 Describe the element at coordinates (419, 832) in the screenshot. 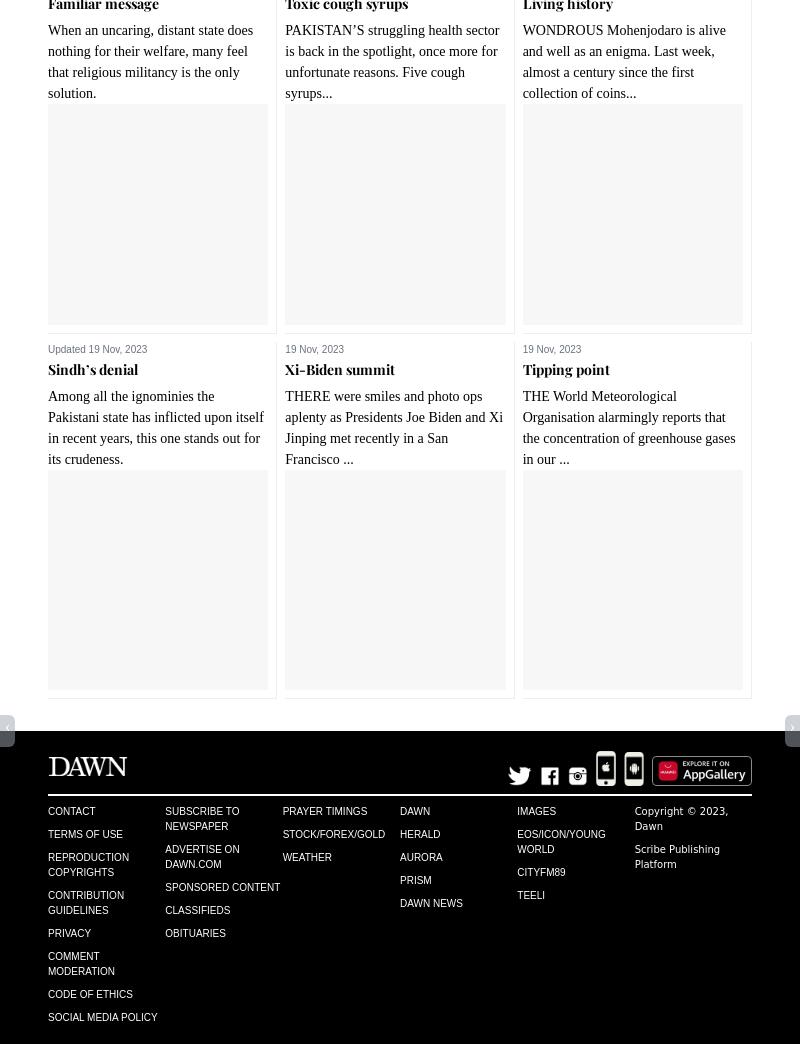

I see `'Herald'` at that location.